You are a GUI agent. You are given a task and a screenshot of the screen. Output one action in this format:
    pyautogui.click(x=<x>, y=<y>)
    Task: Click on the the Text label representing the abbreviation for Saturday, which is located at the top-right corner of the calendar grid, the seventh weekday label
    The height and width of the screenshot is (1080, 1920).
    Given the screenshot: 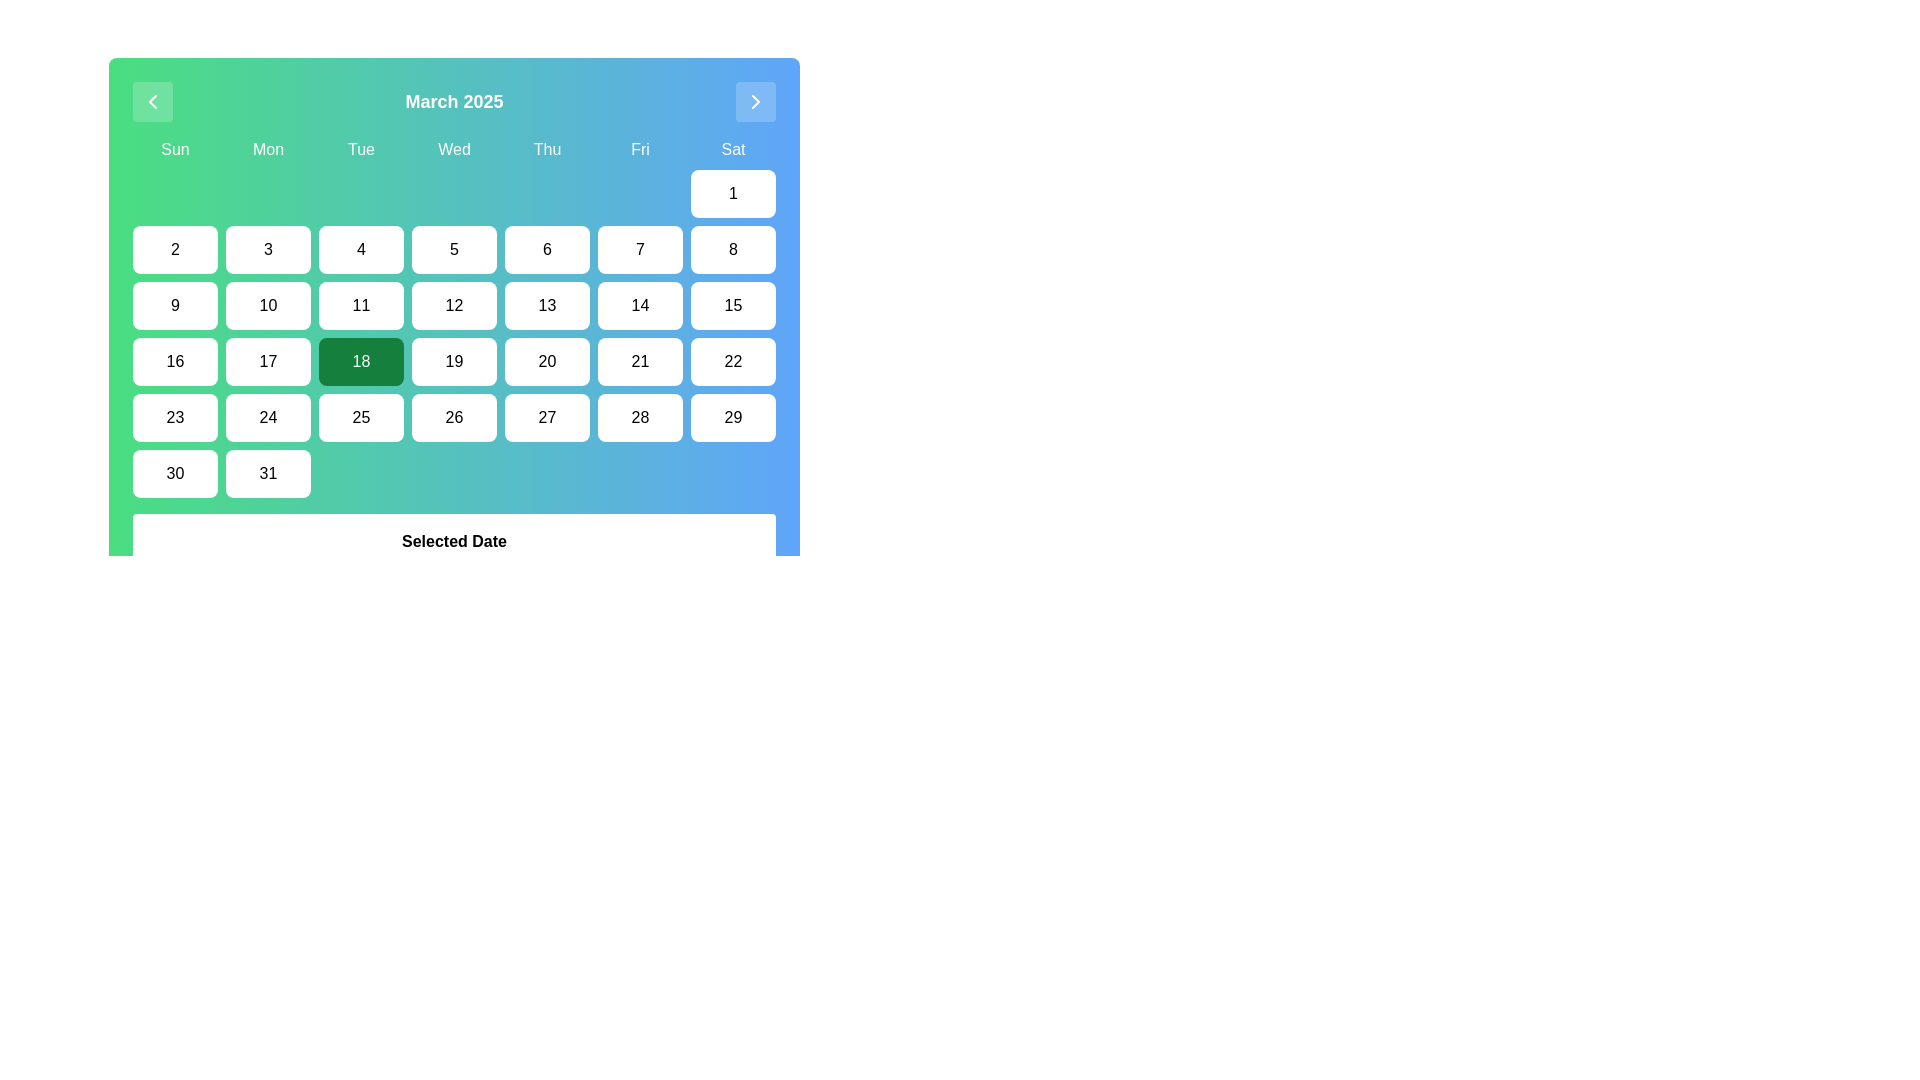 What is the action you would take?
    pyautogui.click(x=732, y=149)
    